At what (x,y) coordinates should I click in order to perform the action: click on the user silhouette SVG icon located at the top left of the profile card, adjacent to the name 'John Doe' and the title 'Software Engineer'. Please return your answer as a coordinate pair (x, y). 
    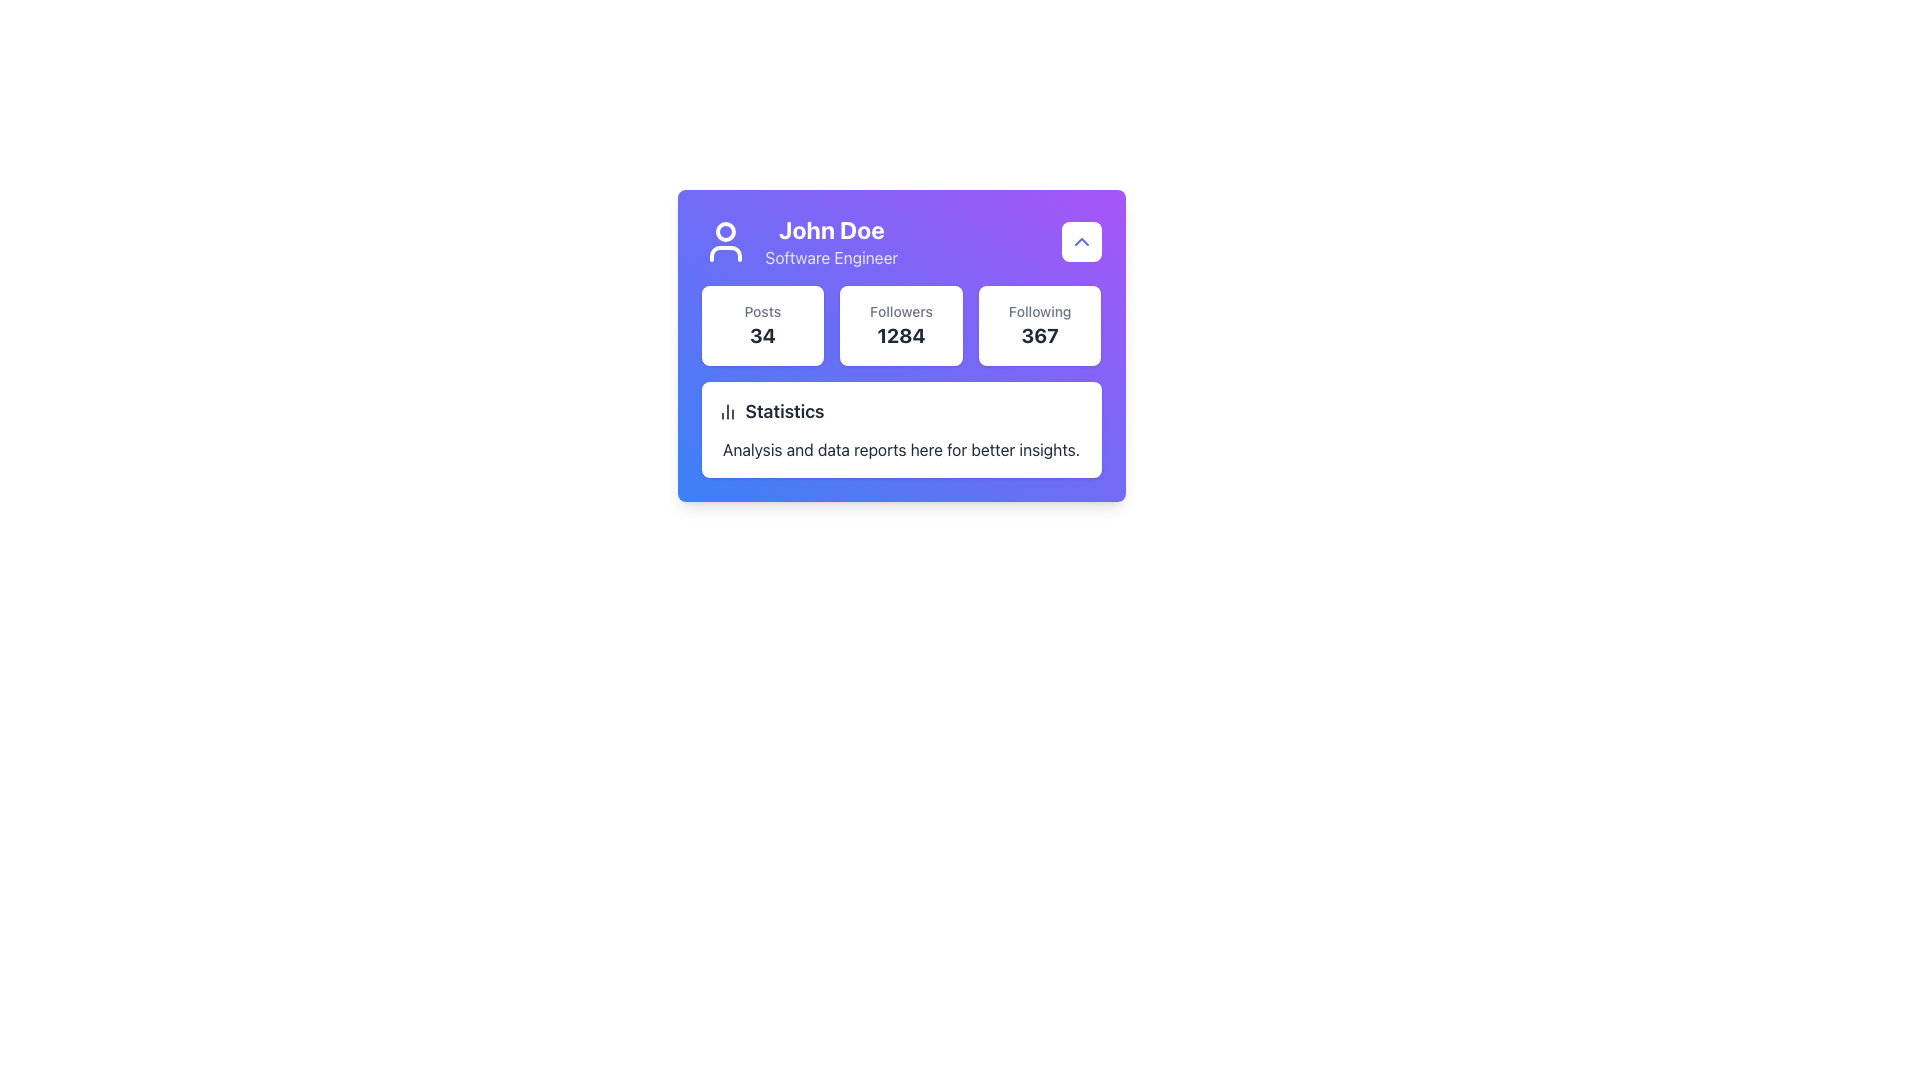
    Looking at the image, I should click on (724, 241).